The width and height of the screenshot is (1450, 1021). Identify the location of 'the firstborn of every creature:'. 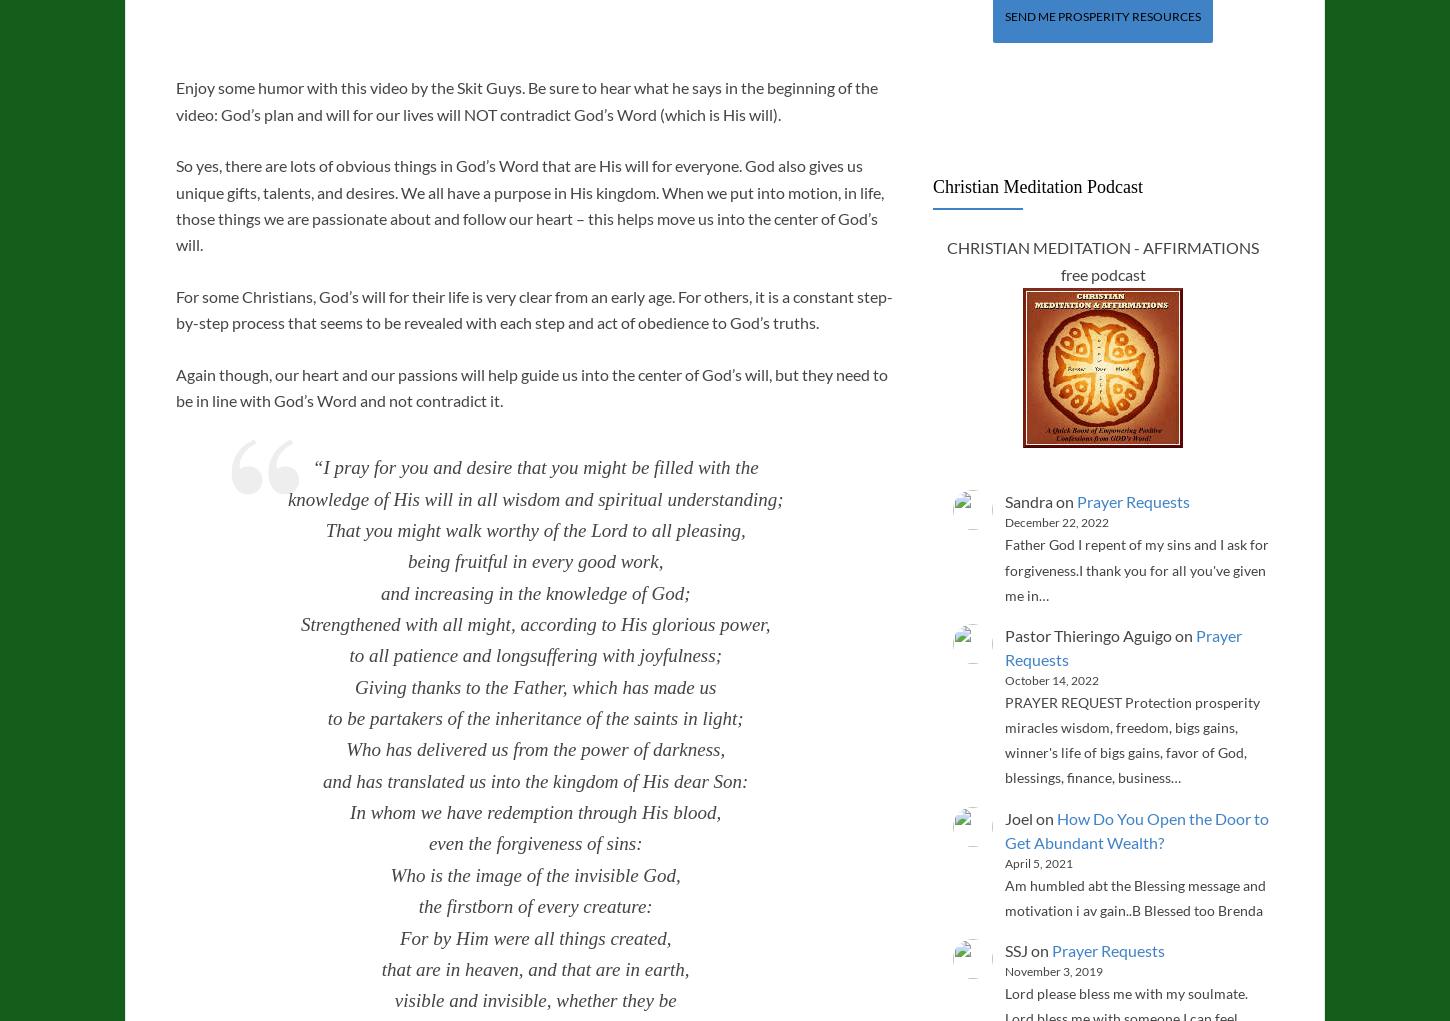
(535, 906).